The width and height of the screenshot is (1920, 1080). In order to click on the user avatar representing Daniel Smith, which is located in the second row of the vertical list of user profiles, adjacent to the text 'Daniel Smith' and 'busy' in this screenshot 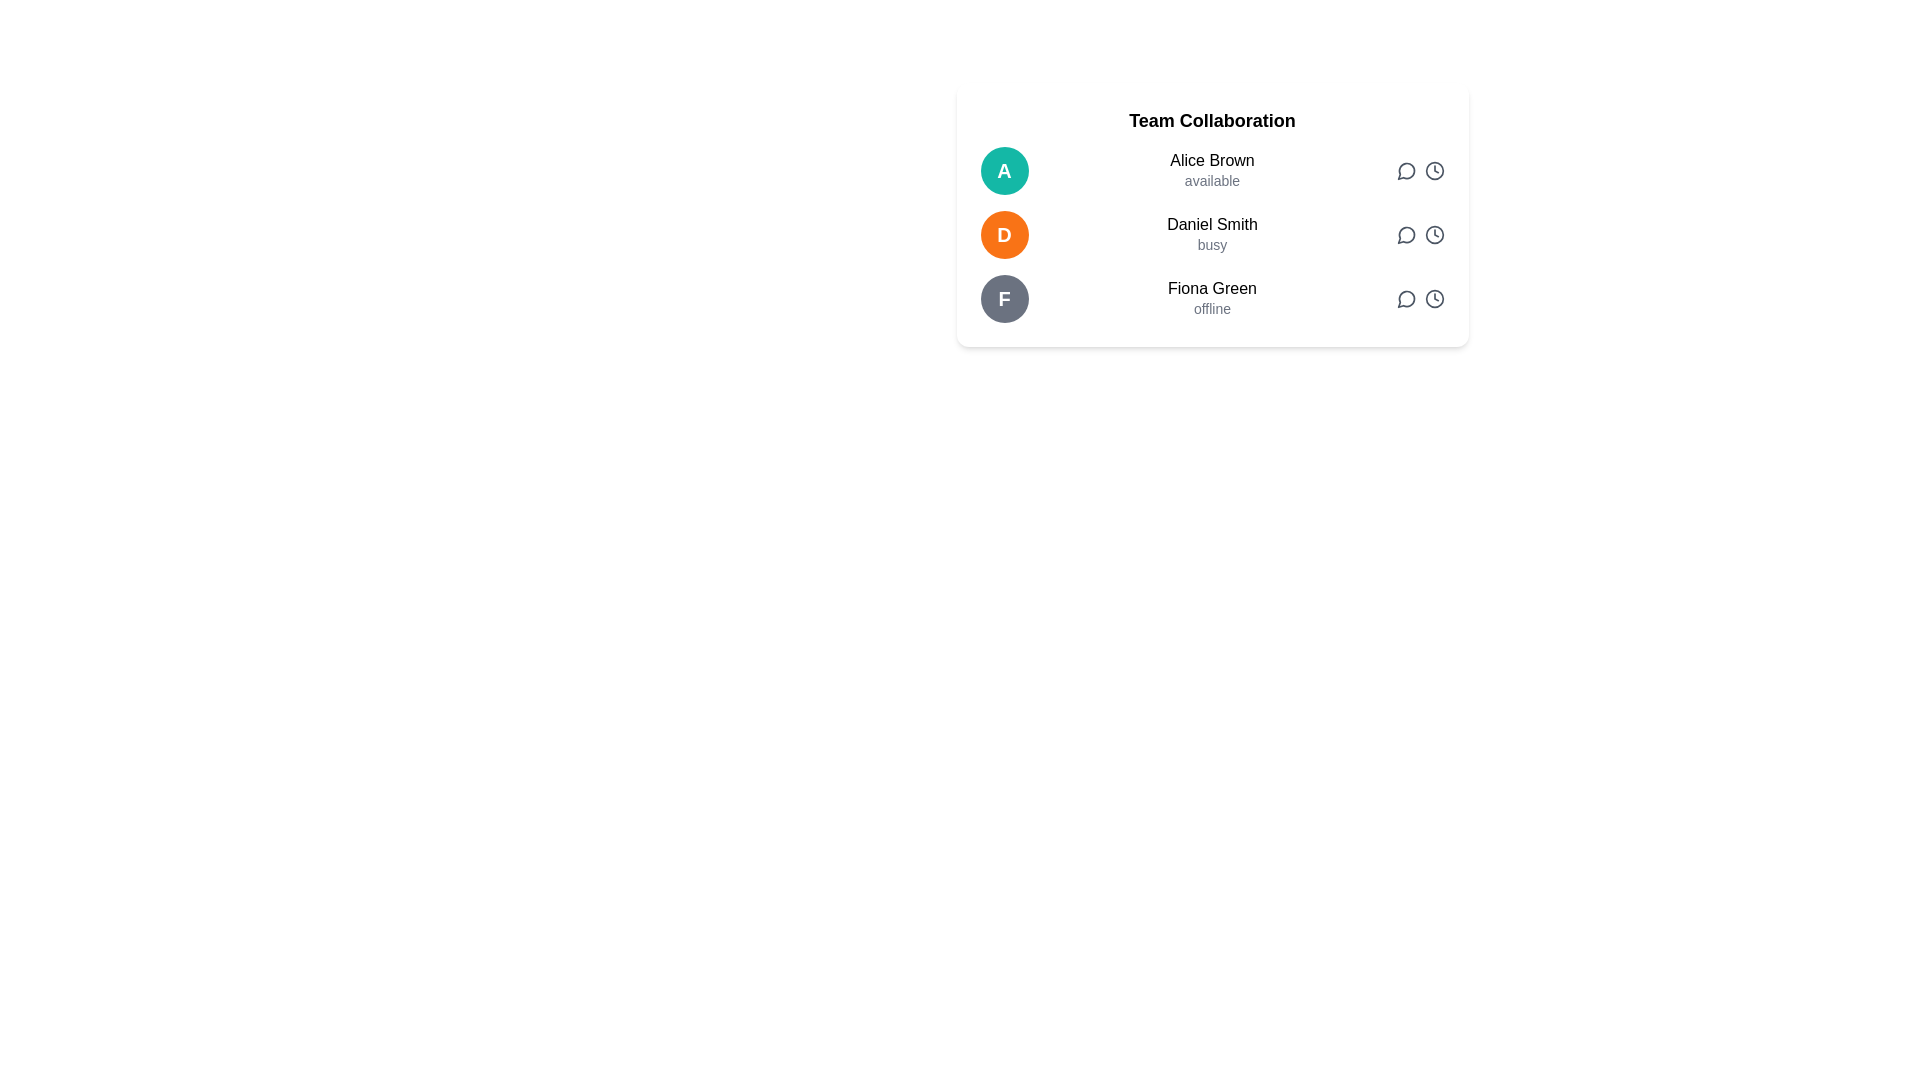, I will do `click(1004, 234)`.